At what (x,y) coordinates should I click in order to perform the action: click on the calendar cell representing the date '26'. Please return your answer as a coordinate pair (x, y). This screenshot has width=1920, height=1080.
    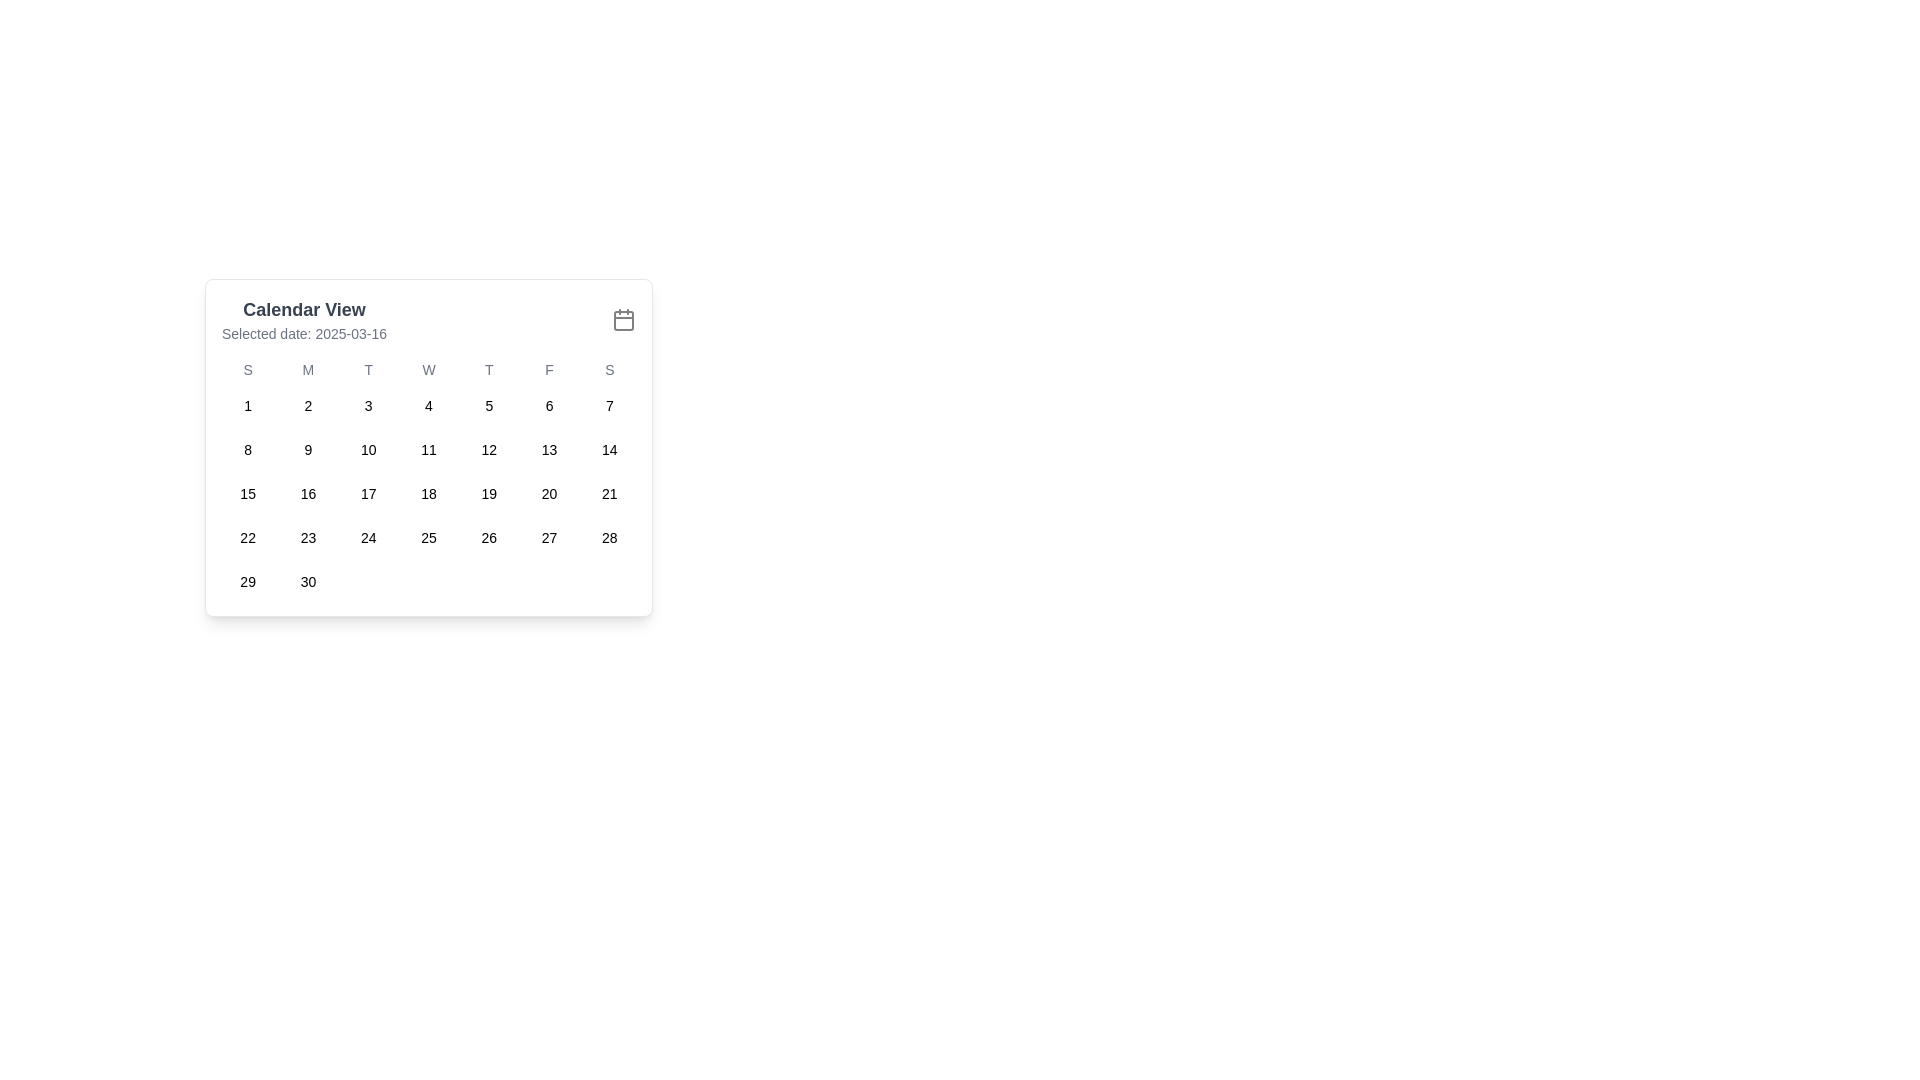
    Looking at the image, I should click on (489, 536).